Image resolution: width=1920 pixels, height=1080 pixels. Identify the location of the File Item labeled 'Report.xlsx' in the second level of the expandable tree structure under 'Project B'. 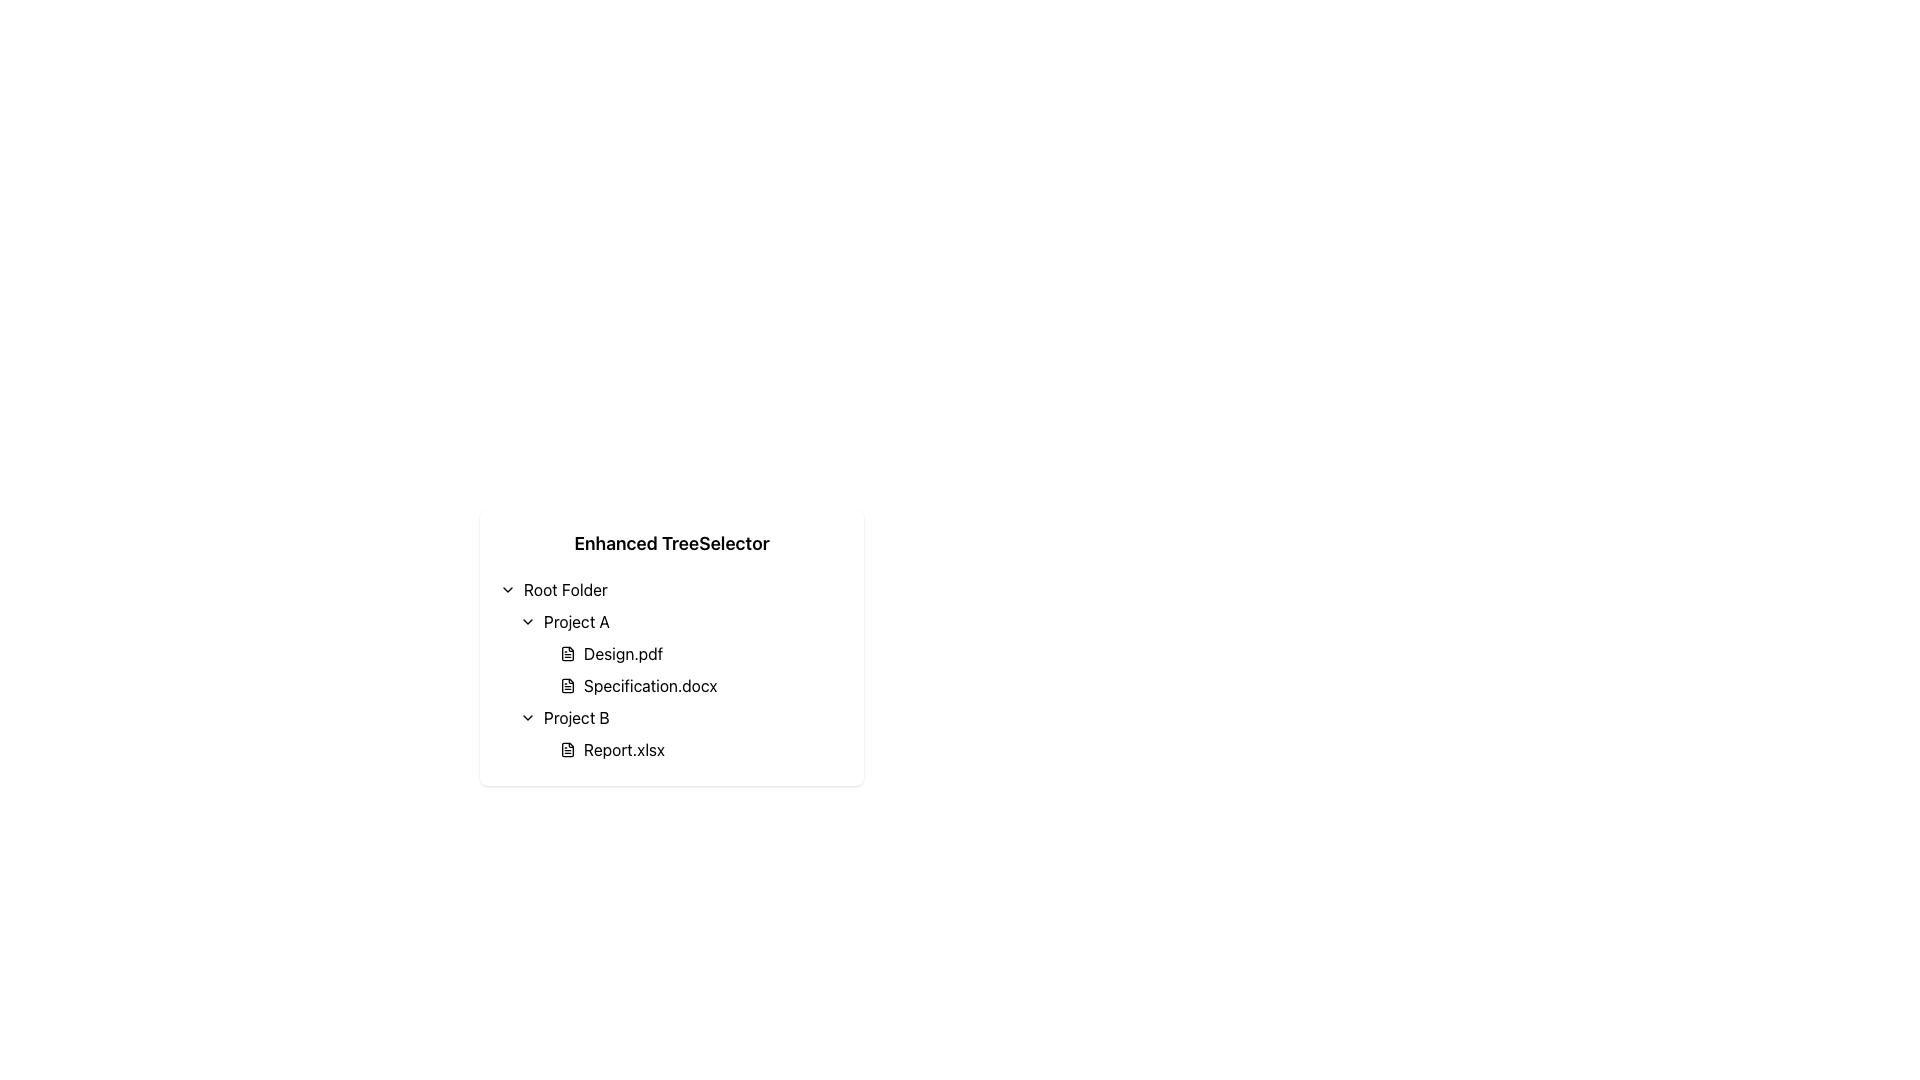
(701, 749).